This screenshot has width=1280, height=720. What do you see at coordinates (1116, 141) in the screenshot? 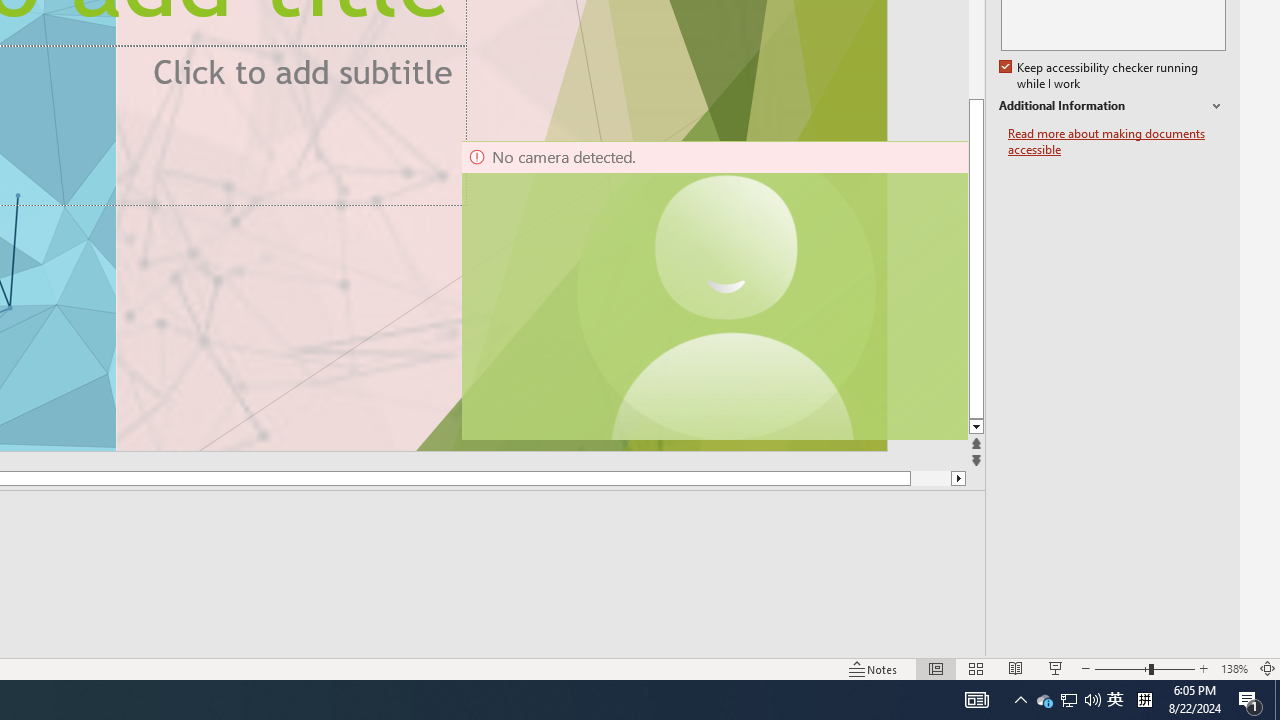
I see `'Read more about making documents accessible'` at bounding box center [1116, 141].